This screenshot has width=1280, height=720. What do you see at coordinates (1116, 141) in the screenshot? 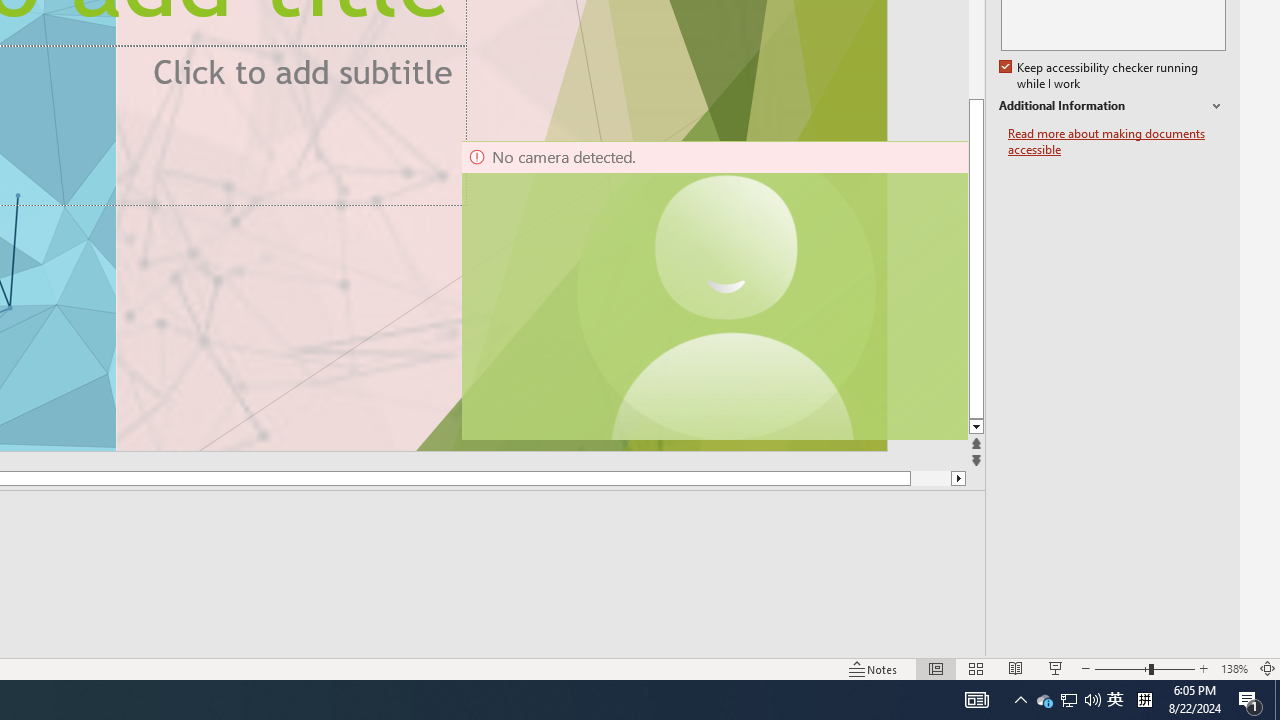
I see `'Read more about making documents accessible'` at bounding box center [1116, 141].